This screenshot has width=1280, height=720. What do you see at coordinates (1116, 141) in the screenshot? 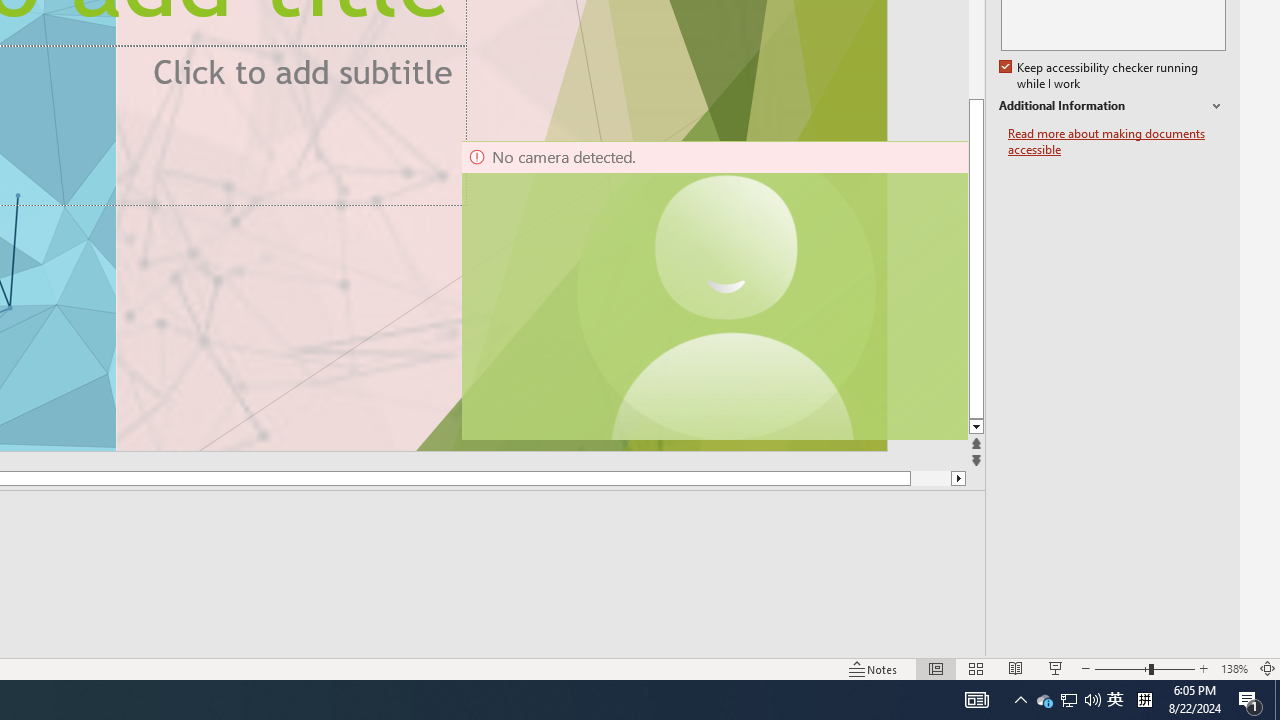
I see `'Read more about making documents accessible'` at bounding box center [1116, 141].